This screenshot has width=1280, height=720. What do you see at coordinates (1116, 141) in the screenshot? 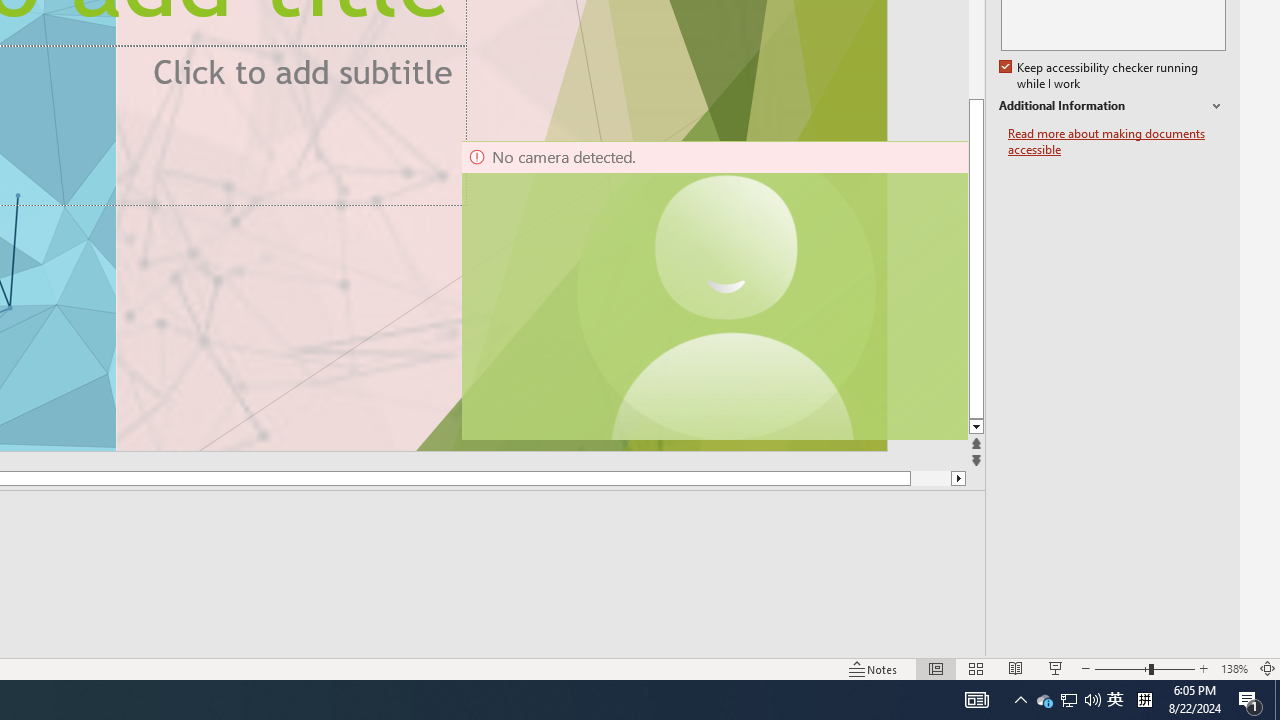
I see `'Read more about making documents accessible'` at bounding box center [1116, 141].